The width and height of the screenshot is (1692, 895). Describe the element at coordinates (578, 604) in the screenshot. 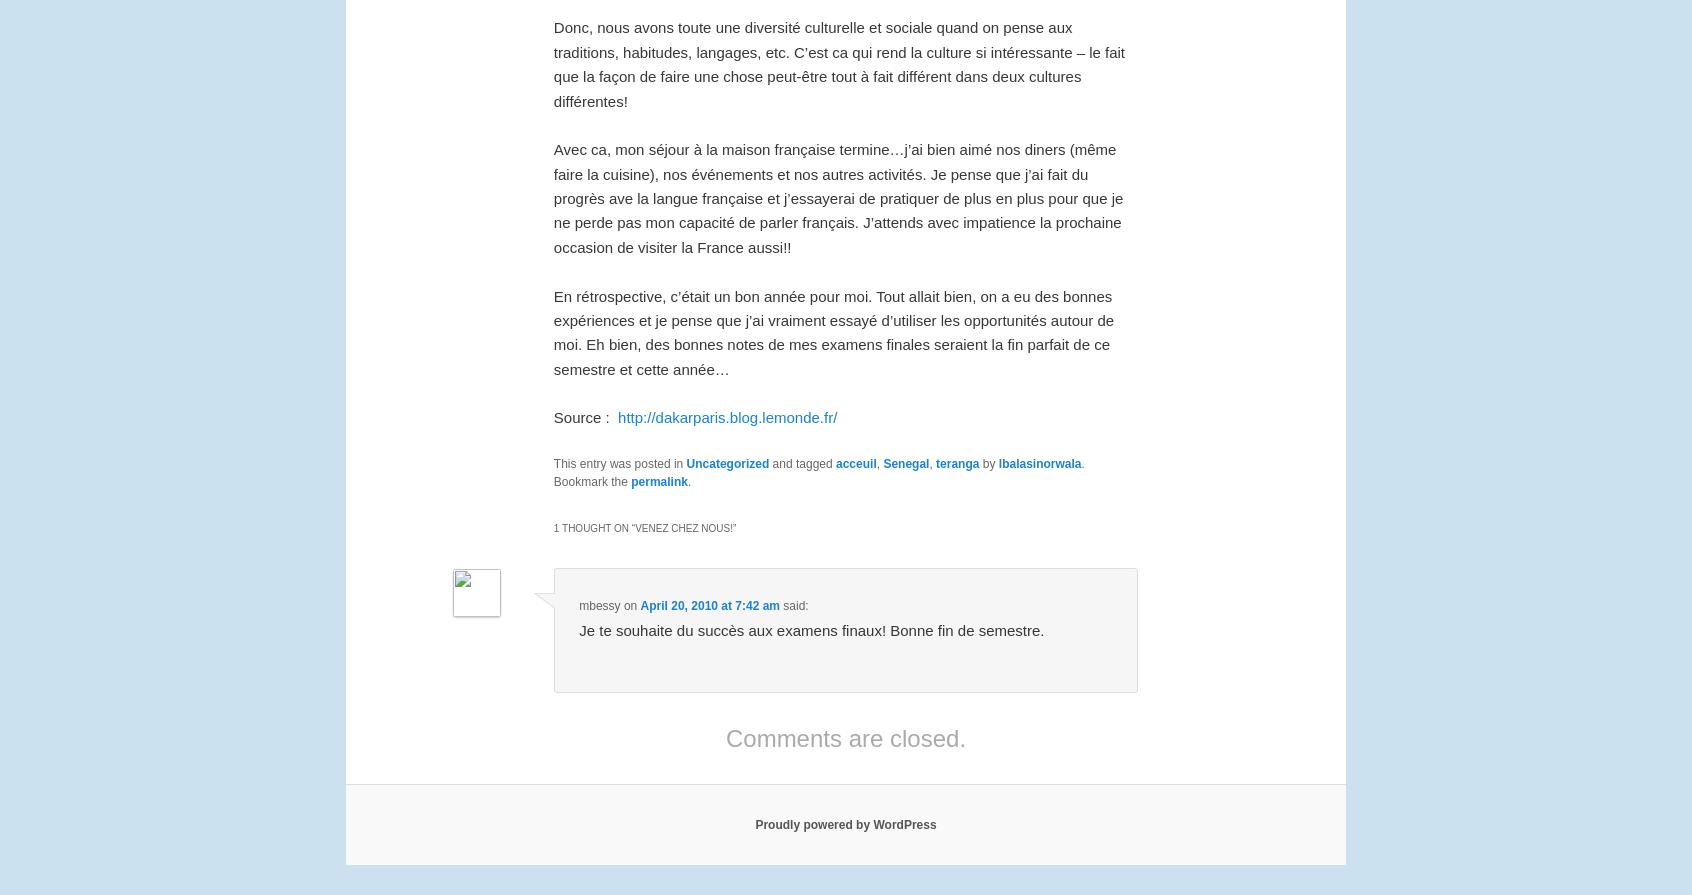

I see `'mbessy'` at that location.